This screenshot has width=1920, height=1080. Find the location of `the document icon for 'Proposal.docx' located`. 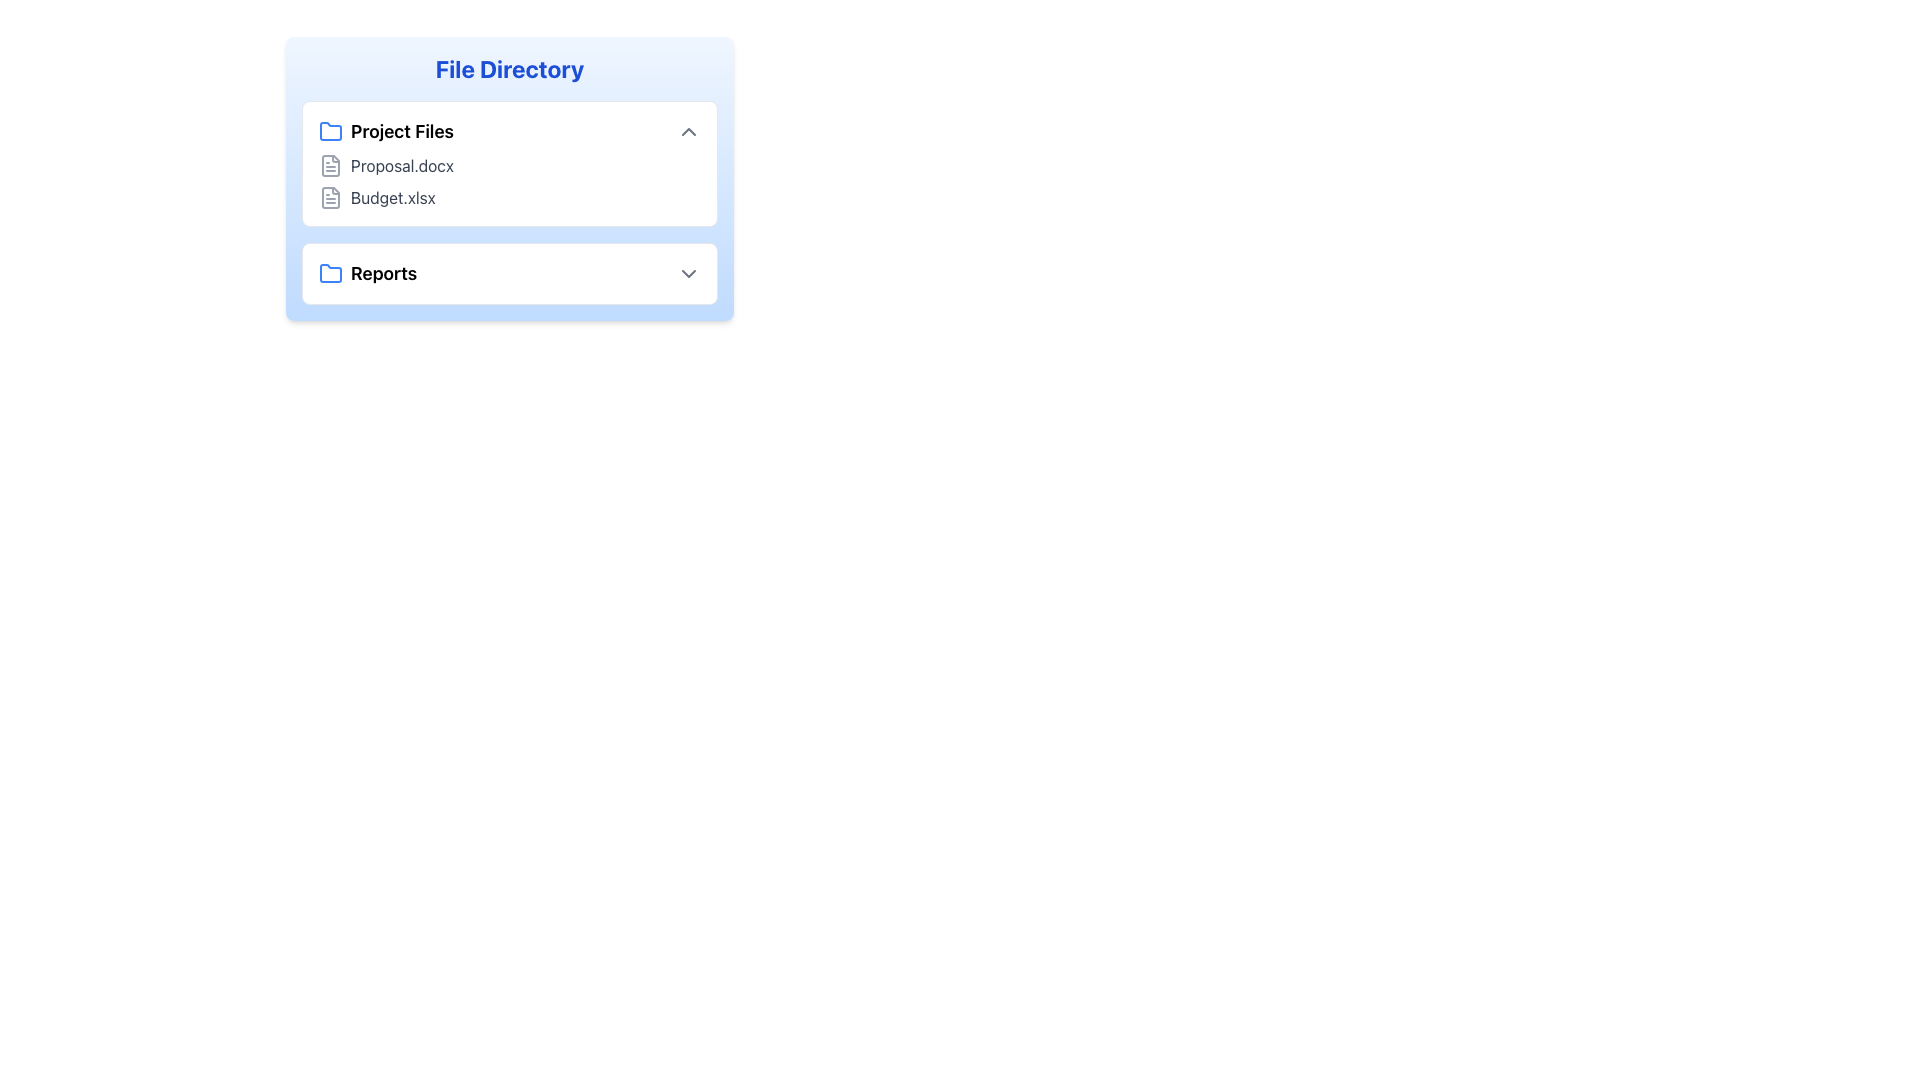

the document icon for 'Proposal.docx' located is located at coordinates (331, 164).